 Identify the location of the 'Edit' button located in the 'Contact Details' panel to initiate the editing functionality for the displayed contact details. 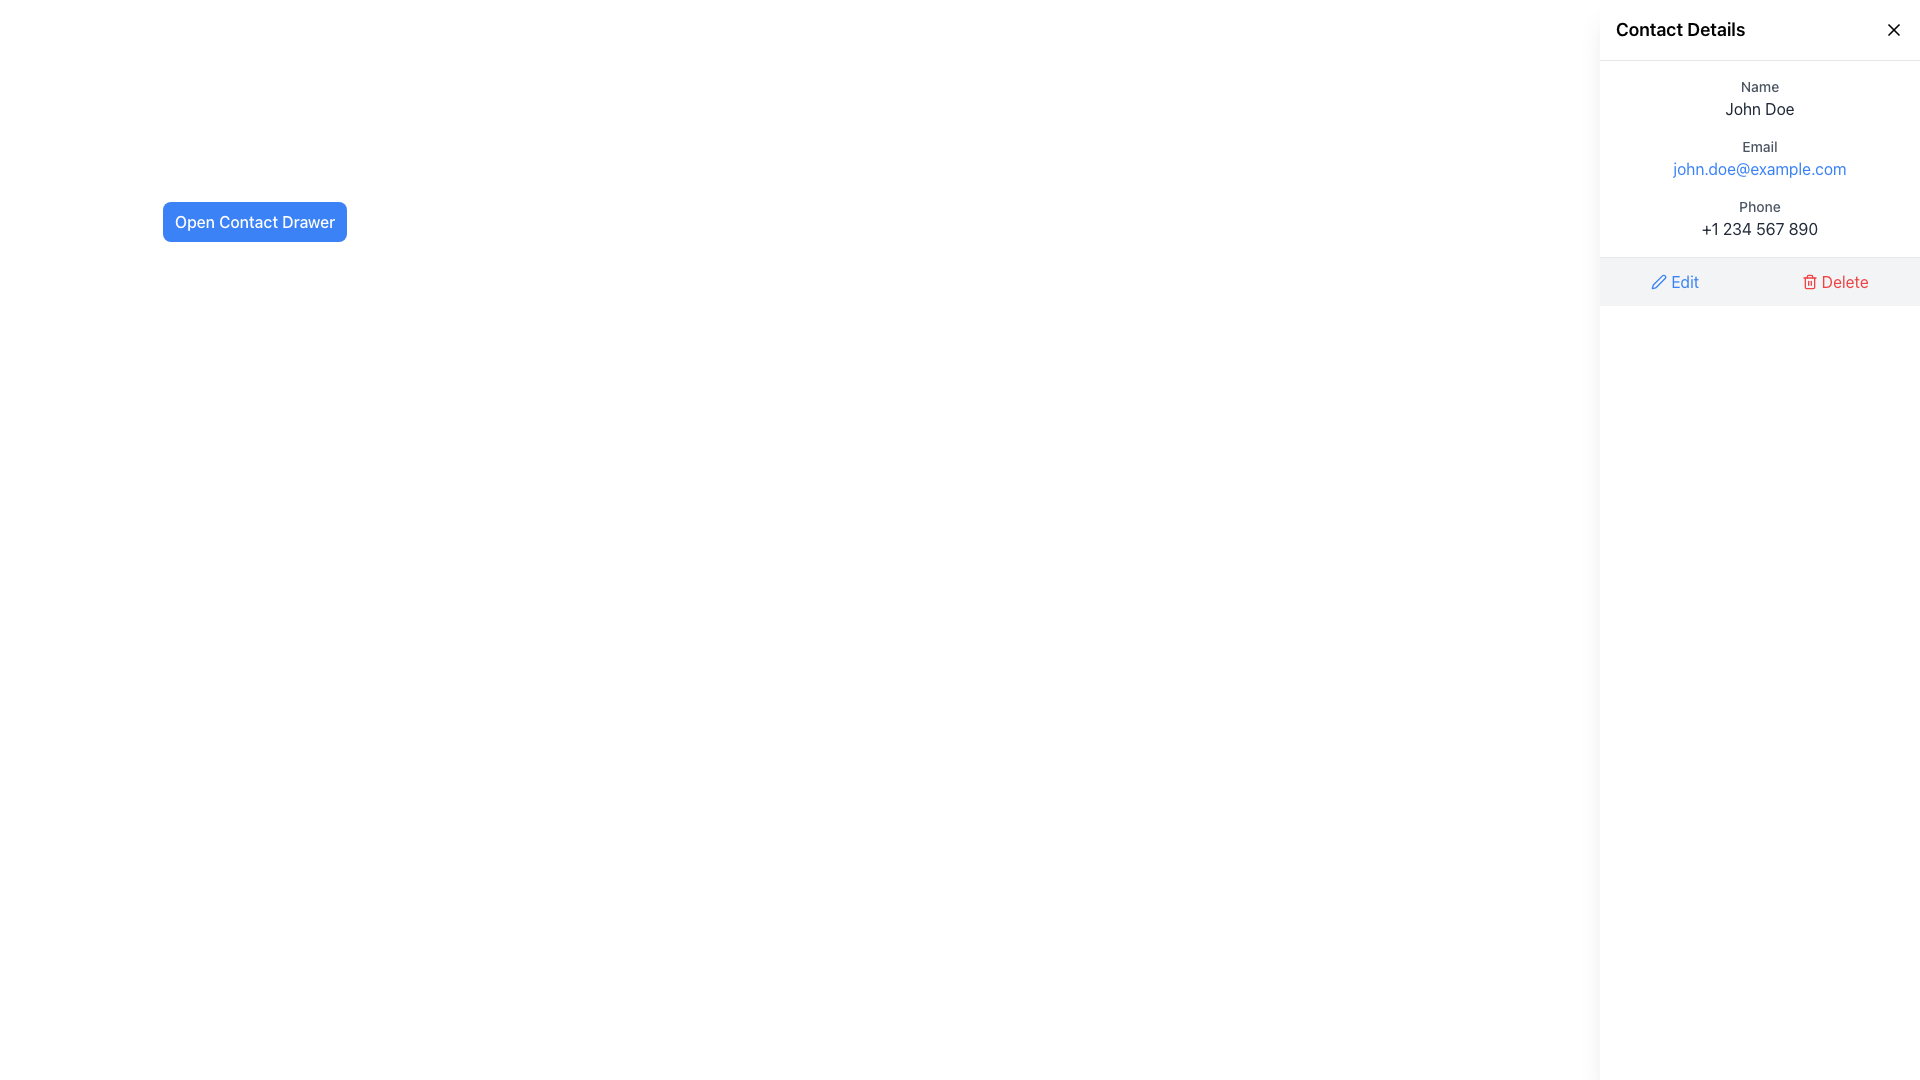
(1675, 281).